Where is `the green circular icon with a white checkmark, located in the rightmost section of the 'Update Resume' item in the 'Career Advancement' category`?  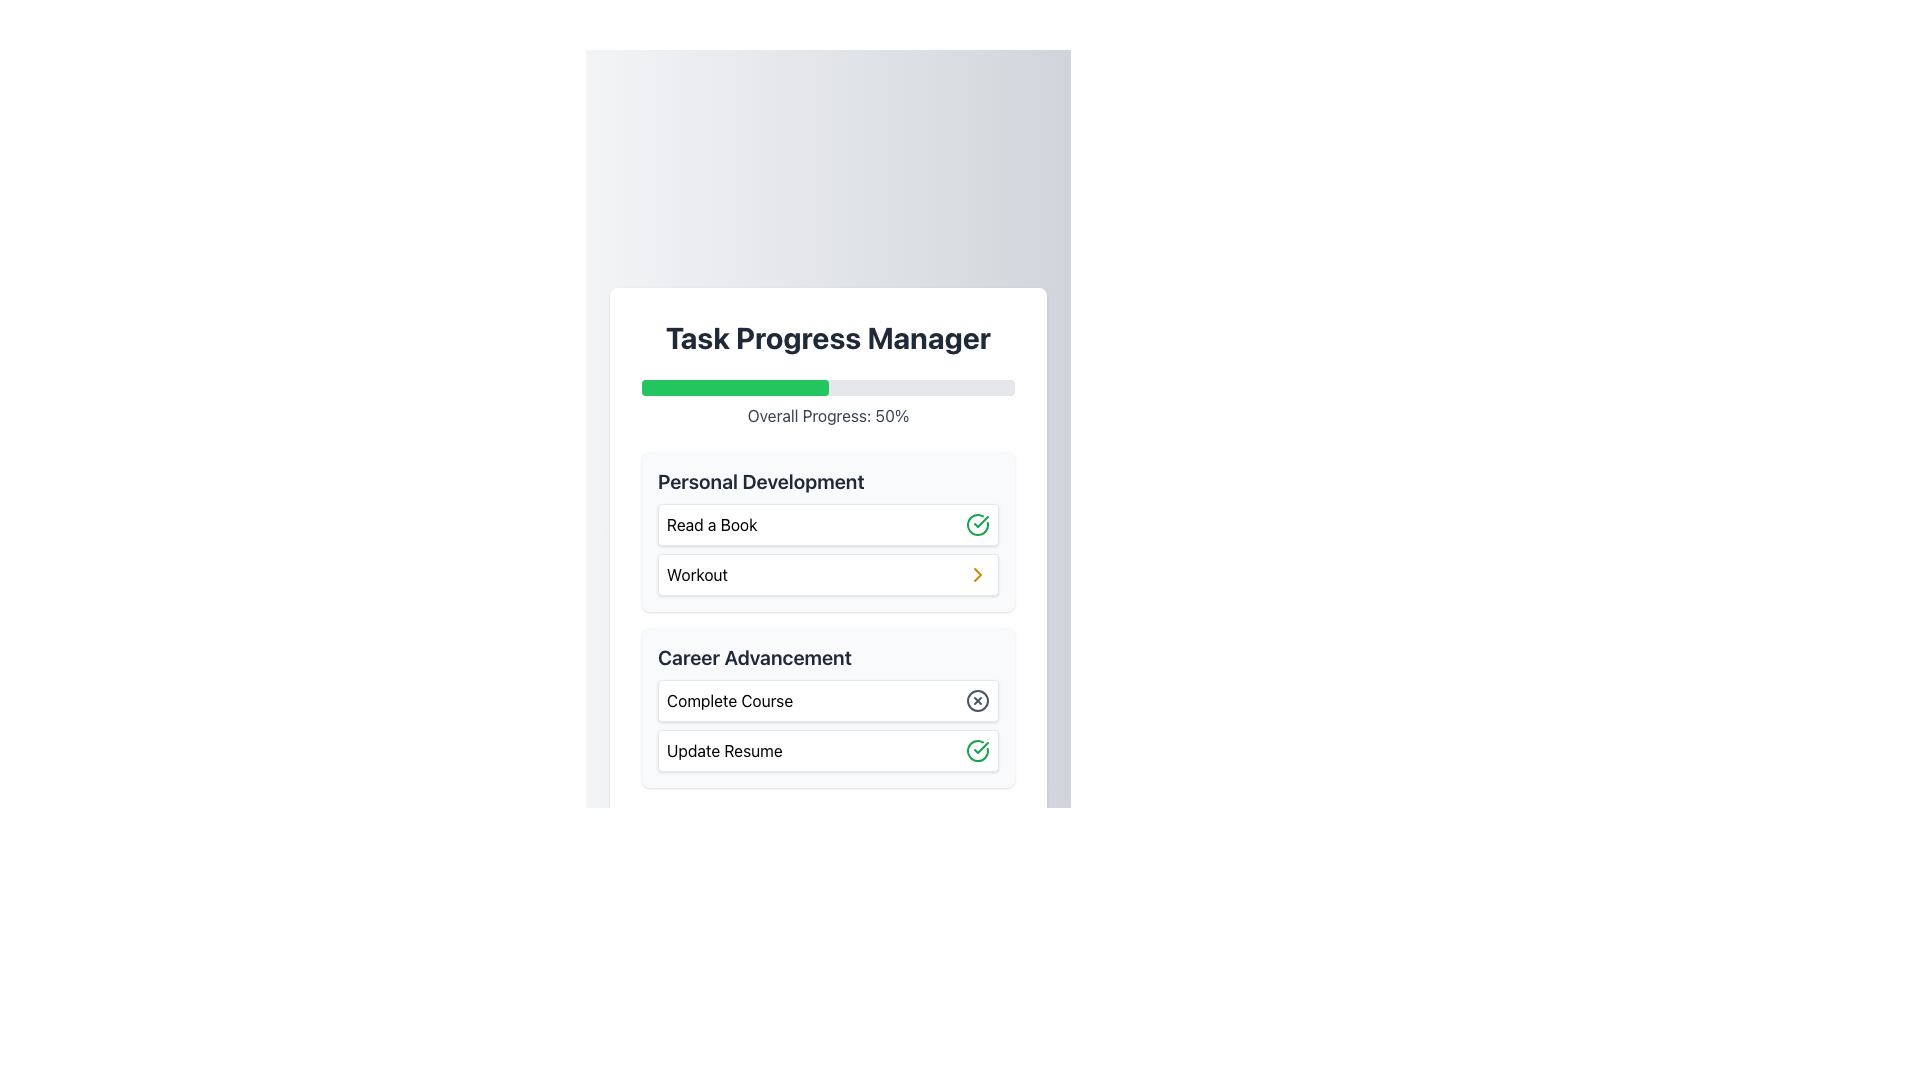
the green circular icon with a white checkmark, located in the rightmost section of the 'Update Resume' item in the 'Career Advancement' category is located at coordinates (978, 749).